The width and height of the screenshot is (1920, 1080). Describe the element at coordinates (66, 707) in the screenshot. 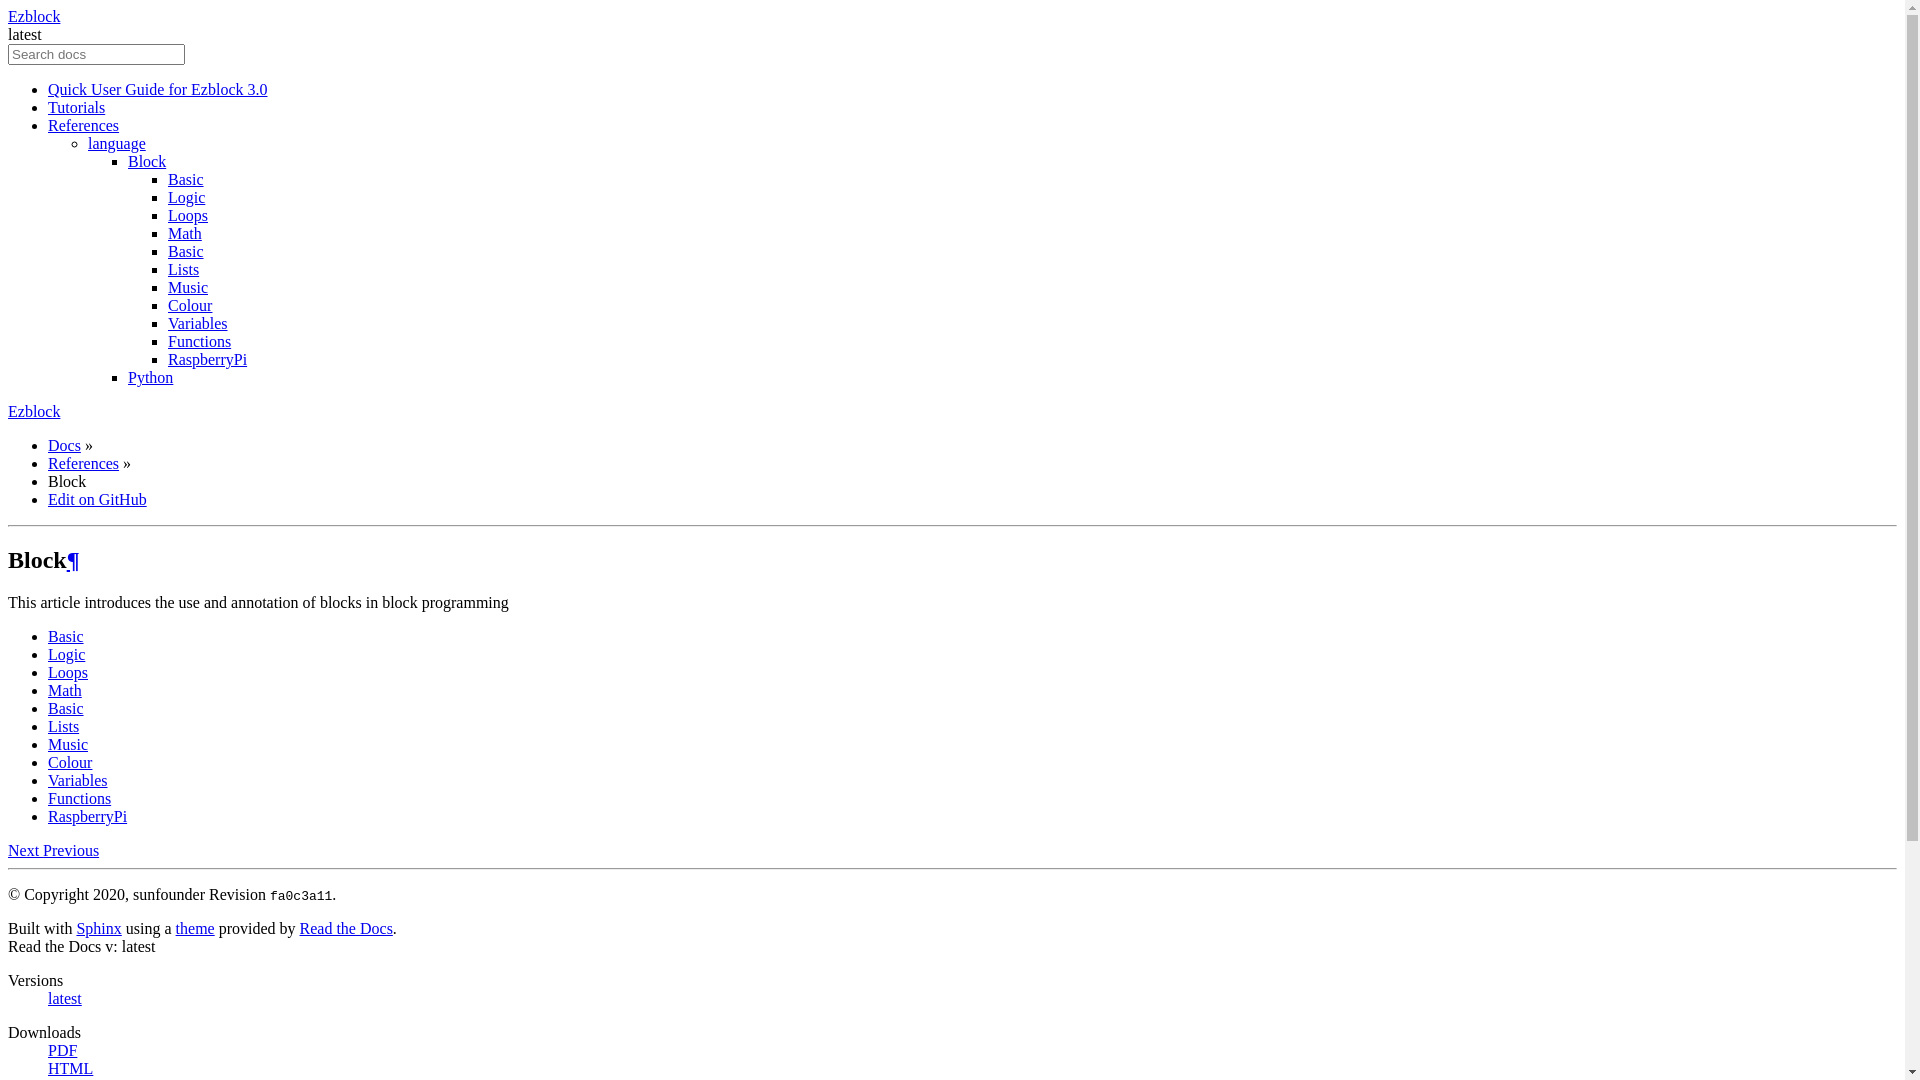

I see `'Basic'` at that location.